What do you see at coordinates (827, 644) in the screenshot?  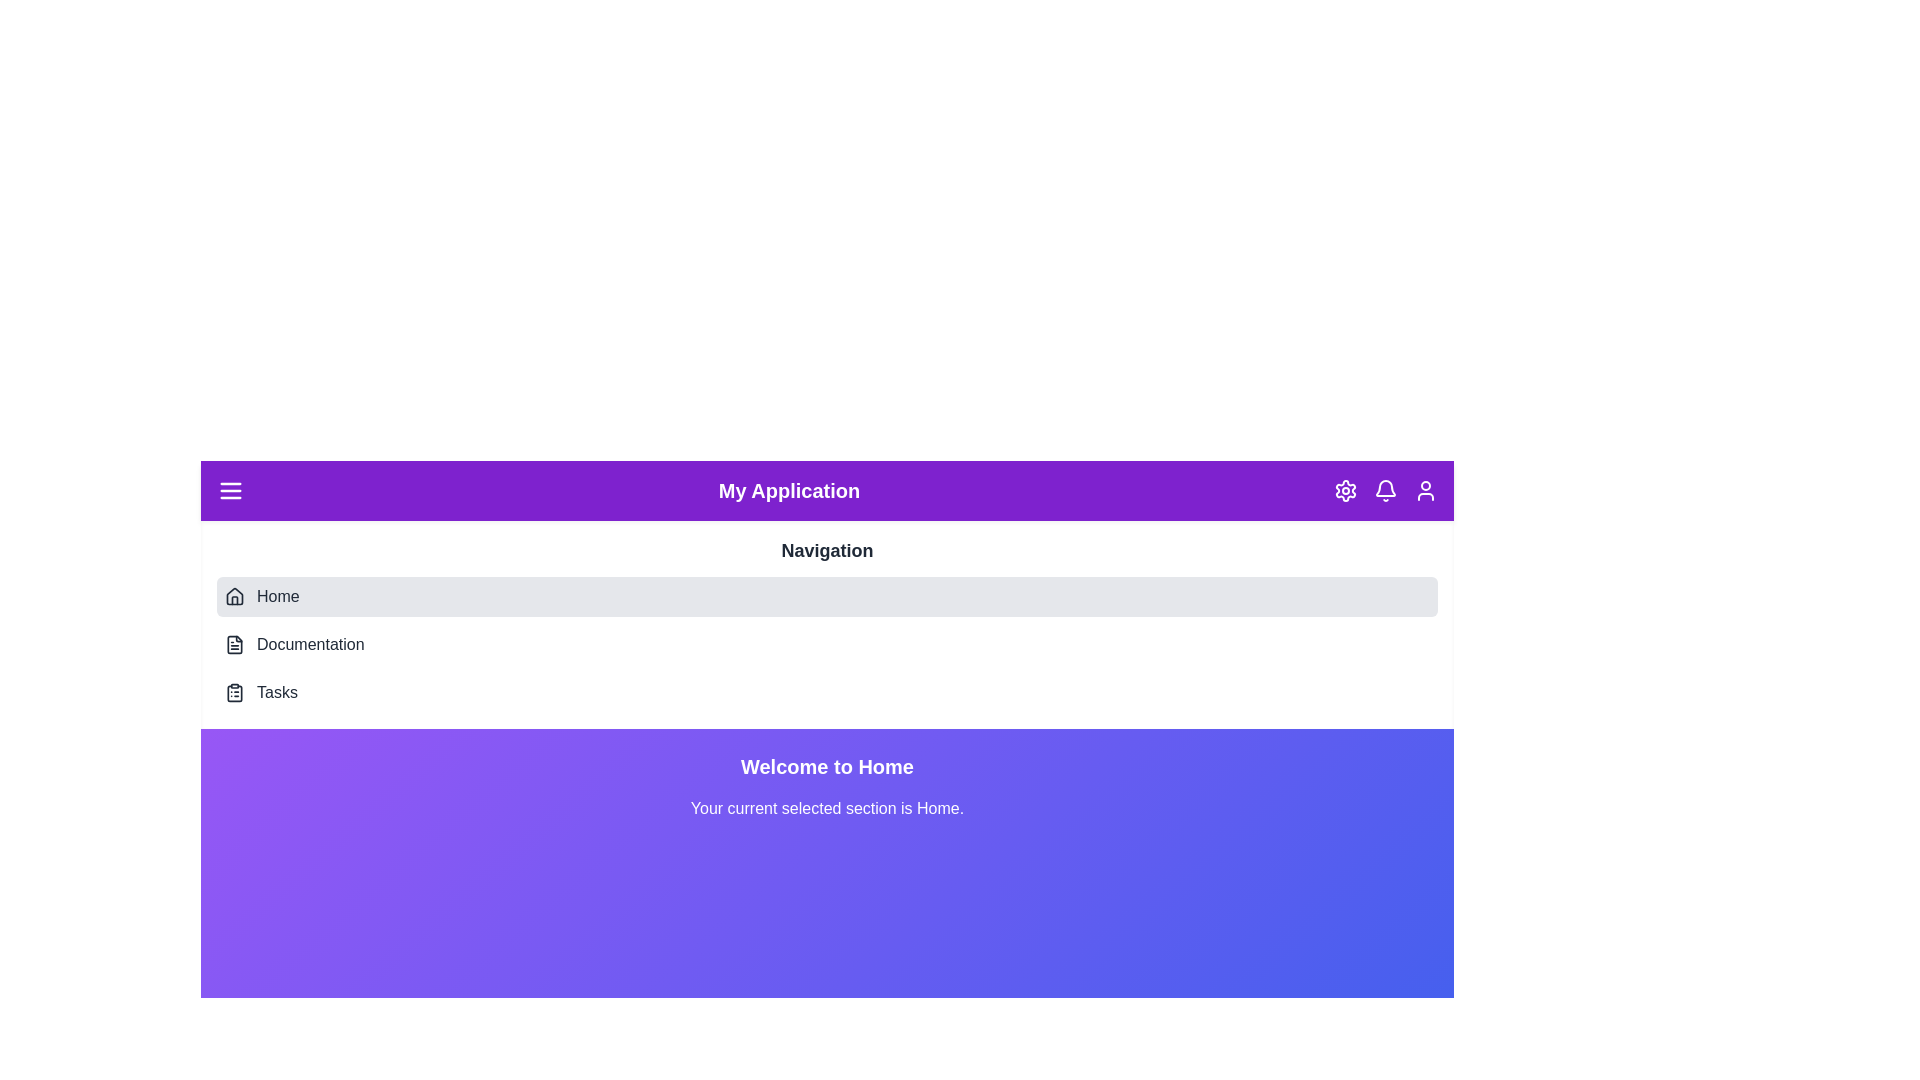 I see `the navigation section Documentation` at bounding box center [827, 644].